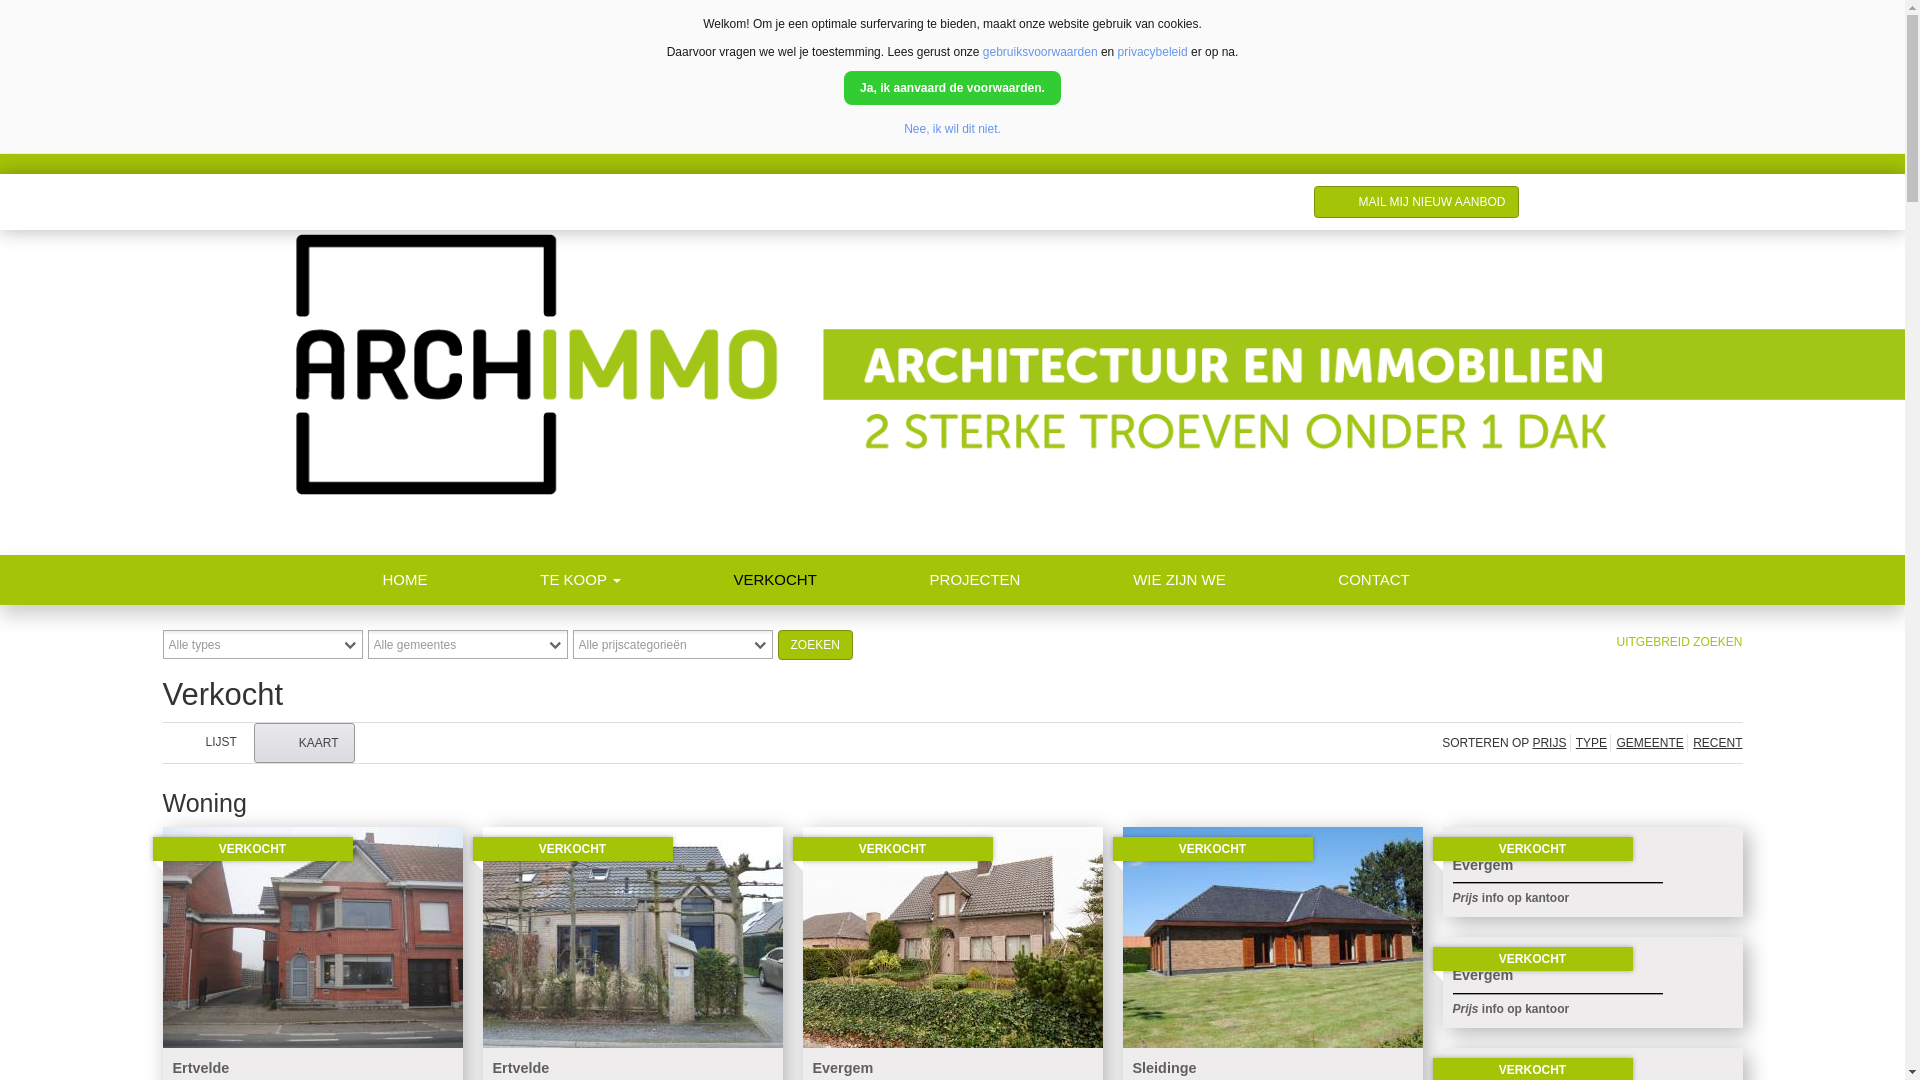 Image resolution: width=1920 pixels, height=1080 pixels. I want to click on 'gebruiksvoorwaarden', so click(1040, 50).